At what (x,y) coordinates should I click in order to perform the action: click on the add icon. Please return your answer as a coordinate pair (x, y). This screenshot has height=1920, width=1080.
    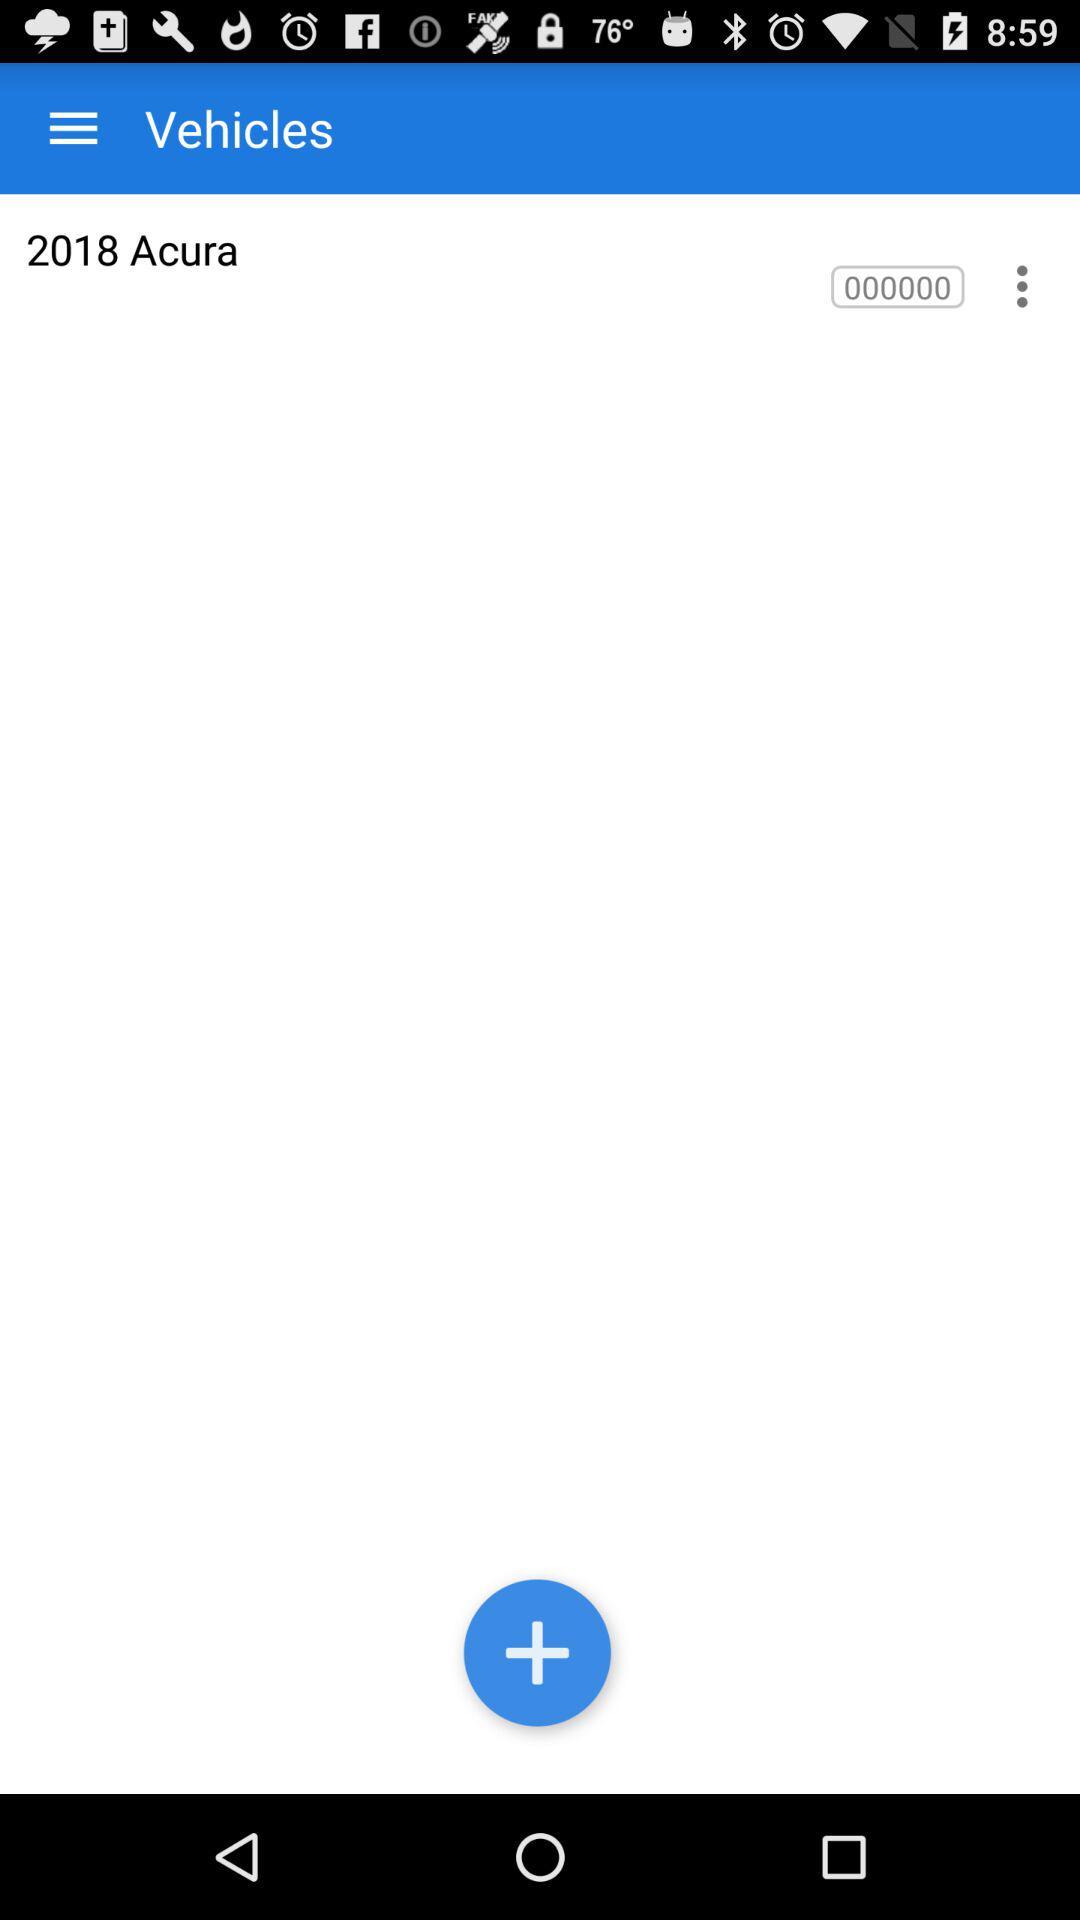
    Looking at the image, I should click on (540, 1773).